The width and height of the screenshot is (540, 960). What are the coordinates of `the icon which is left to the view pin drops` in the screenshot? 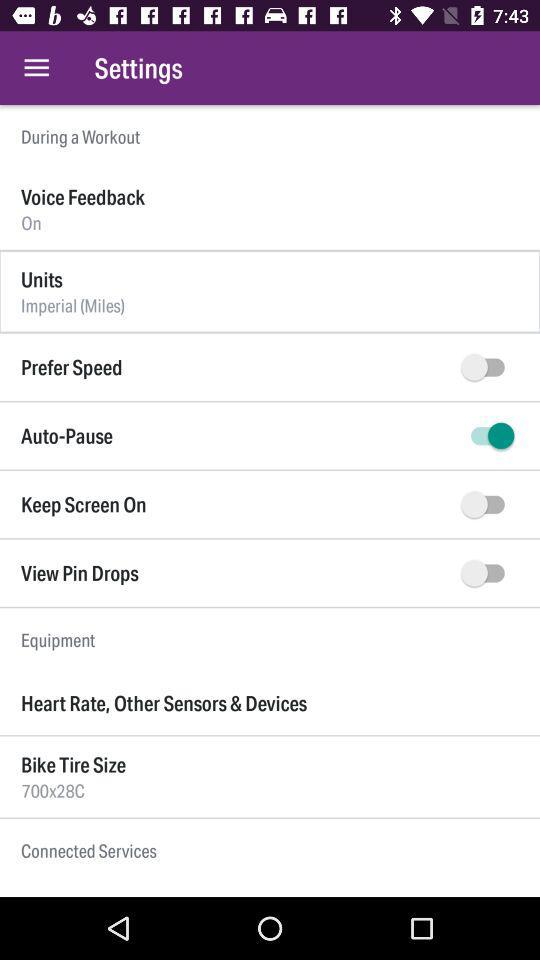 It's located at (486, 573).